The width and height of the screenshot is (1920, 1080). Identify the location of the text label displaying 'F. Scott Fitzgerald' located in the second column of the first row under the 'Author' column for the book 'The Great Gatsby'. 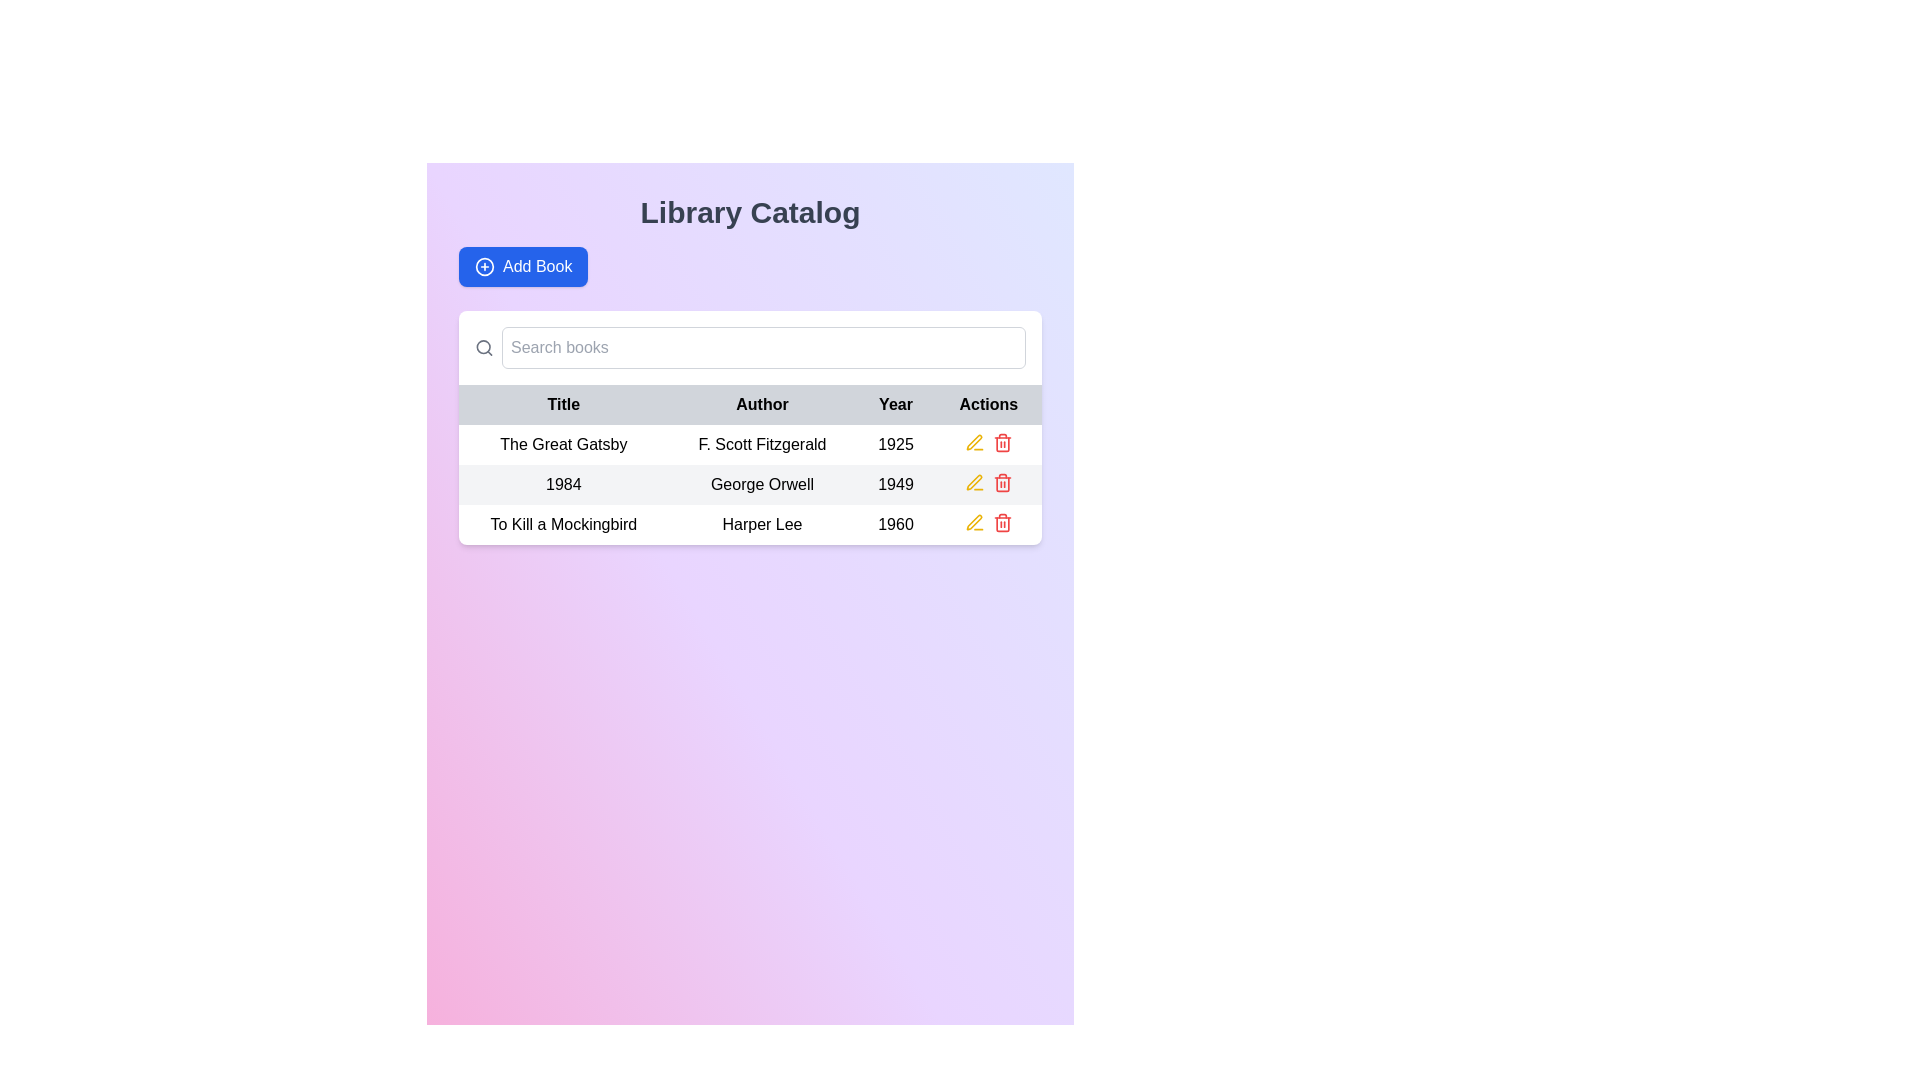
(761, 443).